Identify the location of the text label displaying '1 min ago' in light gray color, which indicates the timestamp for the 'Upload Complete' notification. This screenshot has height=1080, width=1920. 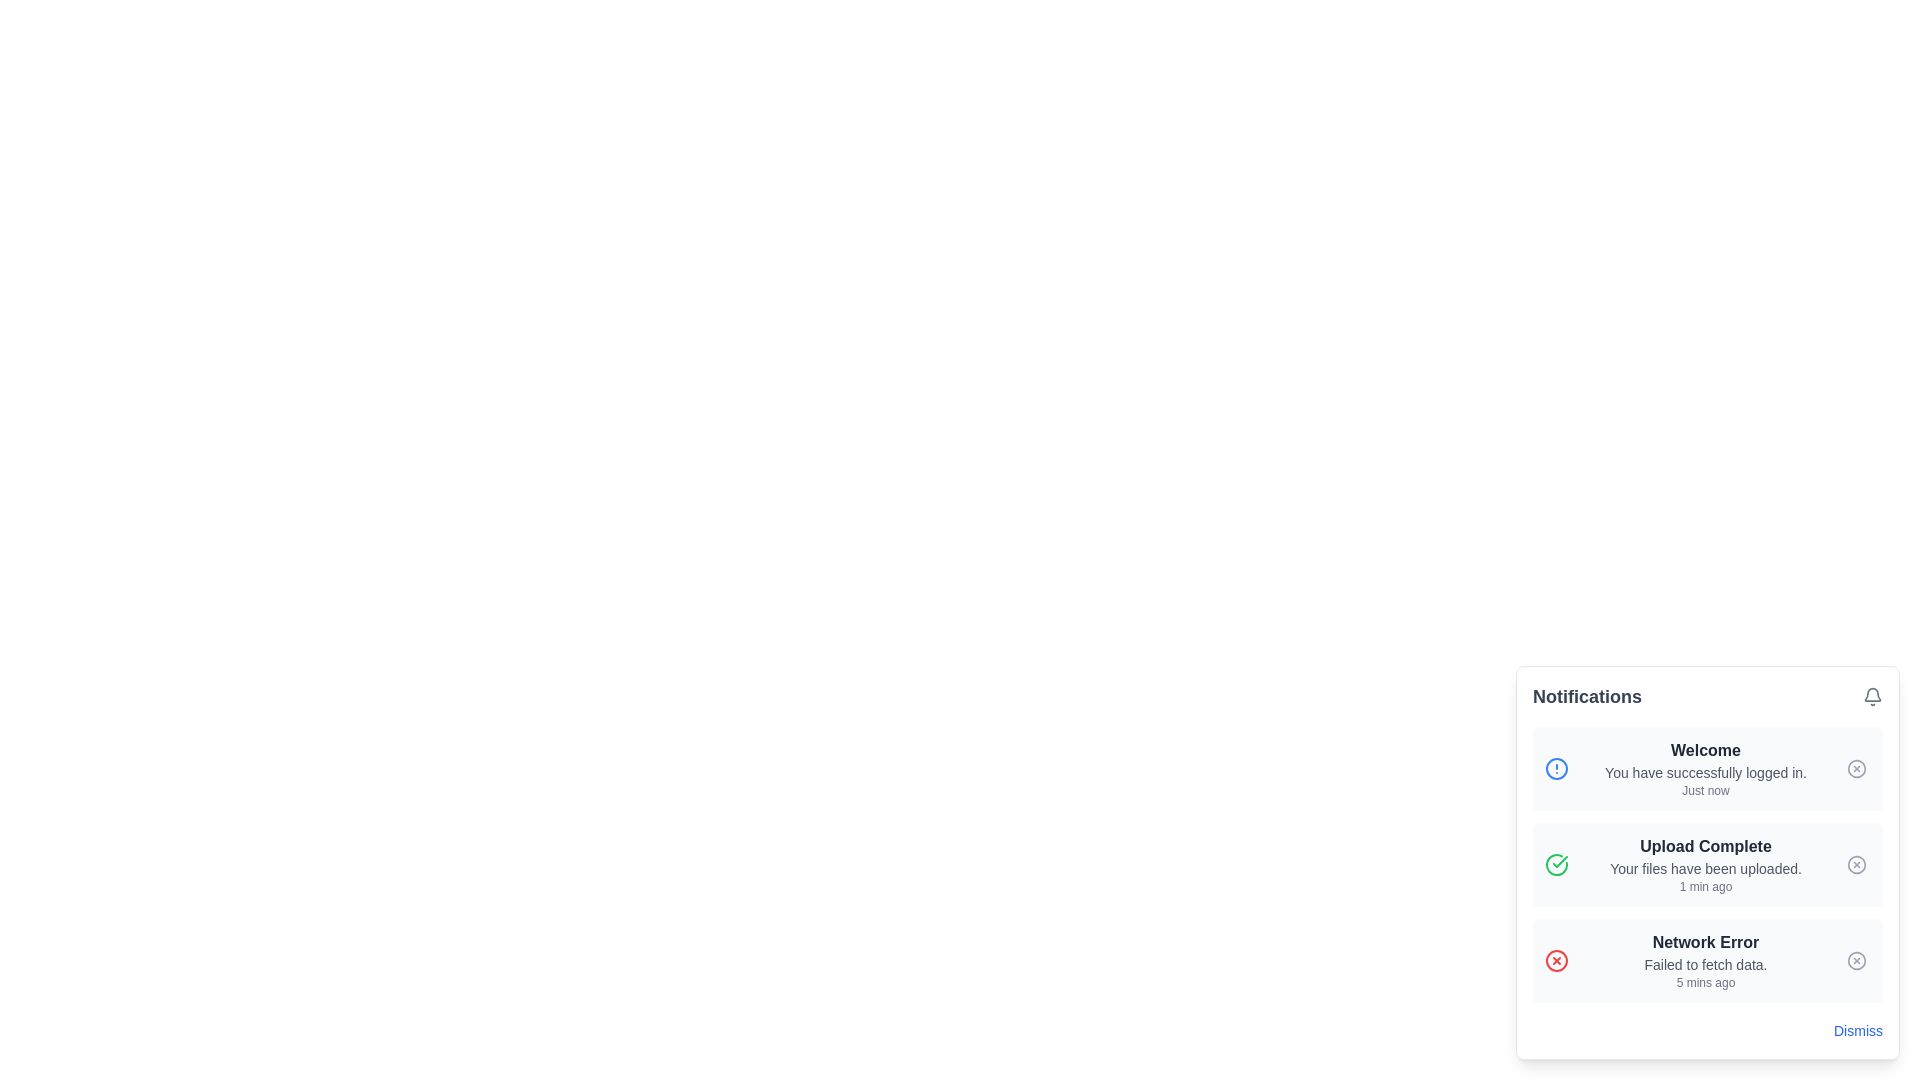
(1704, 886).